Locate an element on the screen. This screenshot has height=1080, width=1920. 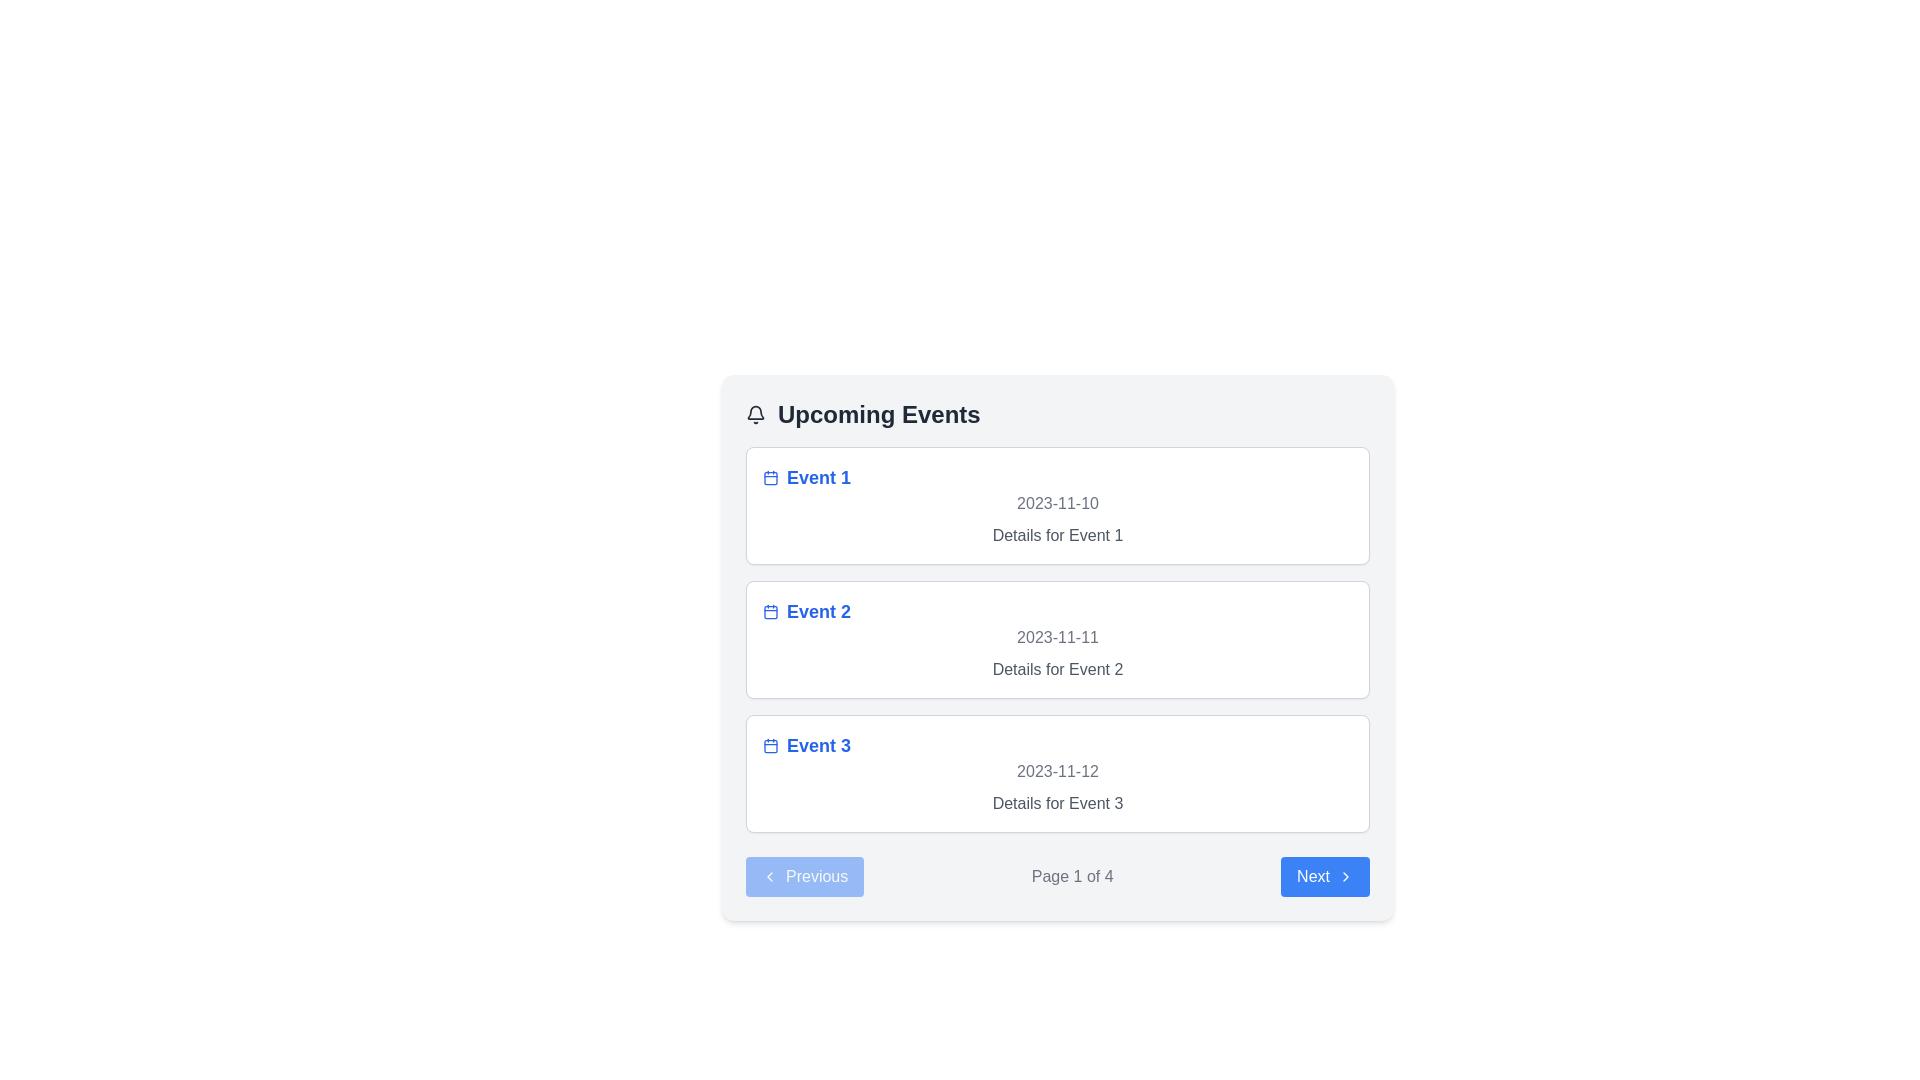
the calendar icon located to the left of the event title in the second row of the 'Event 2' entry is located at coordinates (770, 611).